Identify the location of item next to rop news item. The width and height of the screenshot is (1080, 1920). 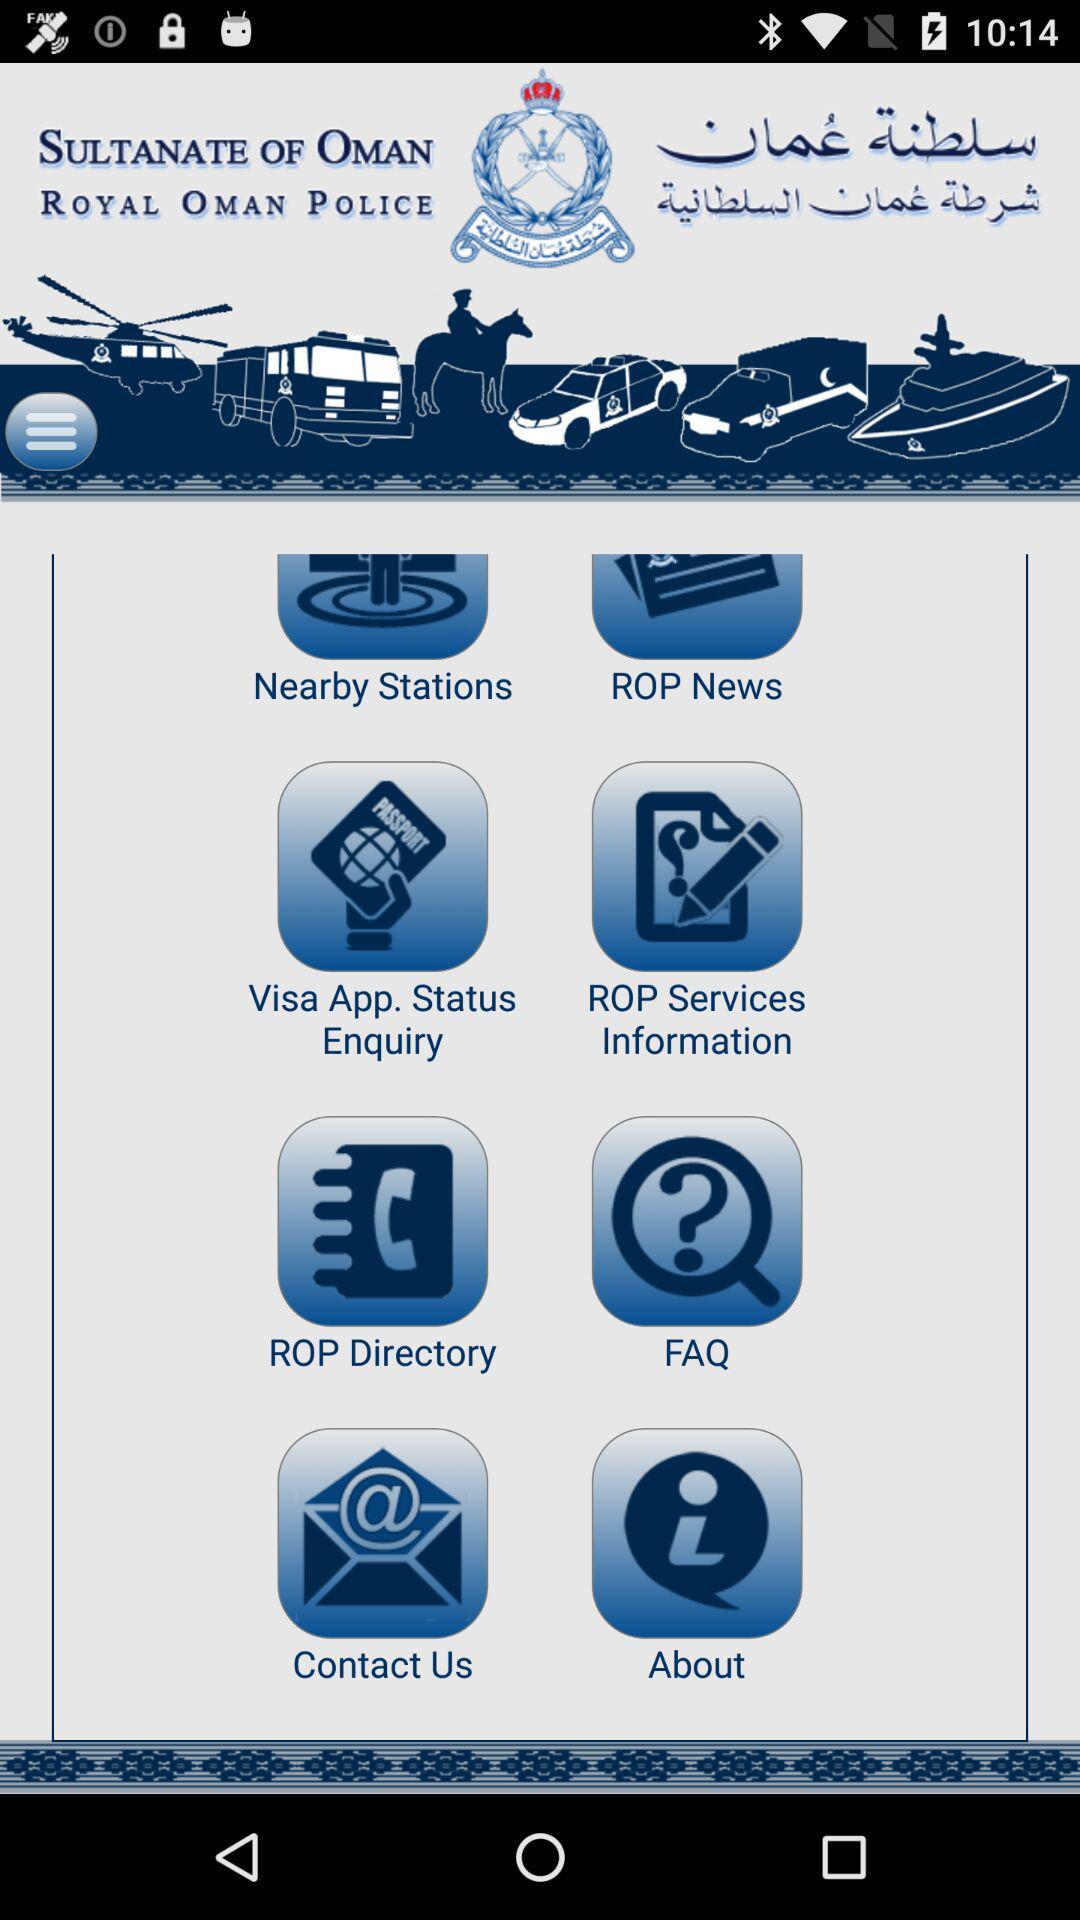
(382, 606).